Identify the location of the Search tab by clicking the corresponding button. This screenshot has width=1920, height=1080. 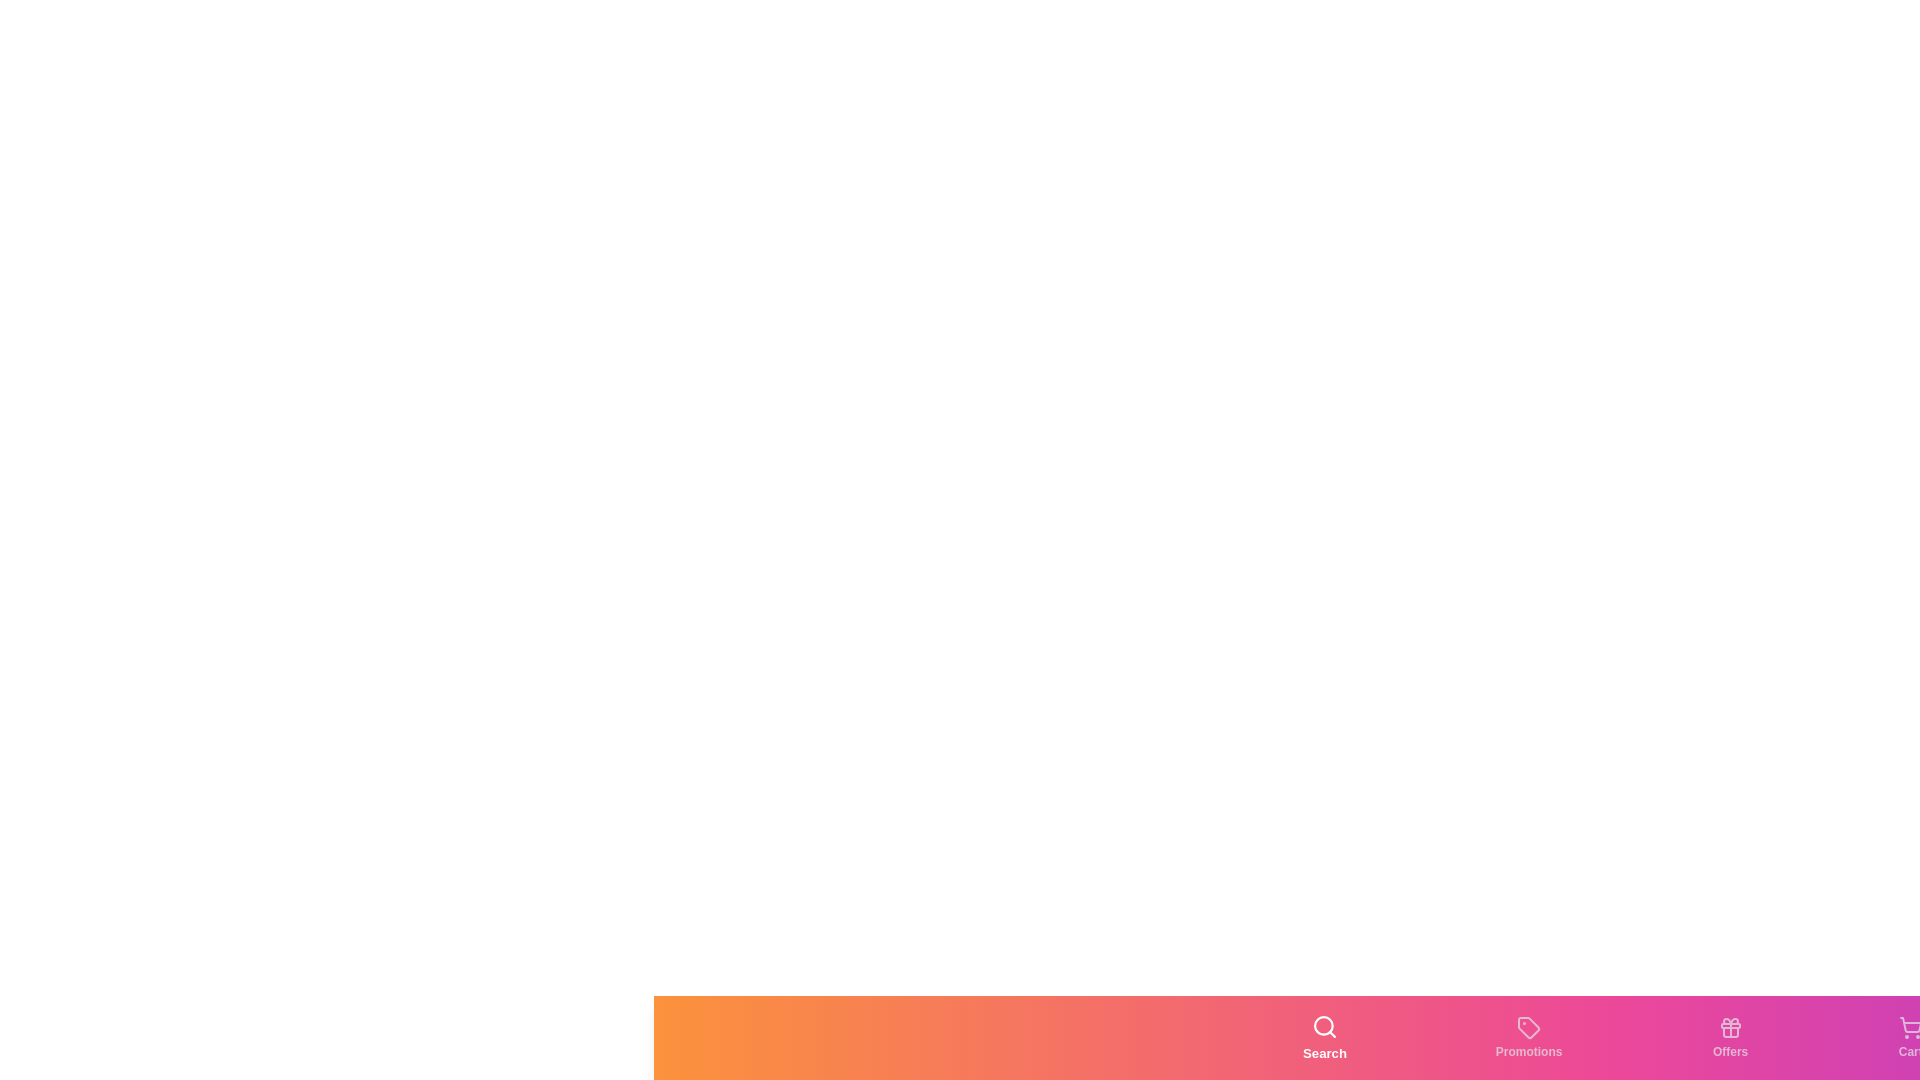
(1325, 1036).